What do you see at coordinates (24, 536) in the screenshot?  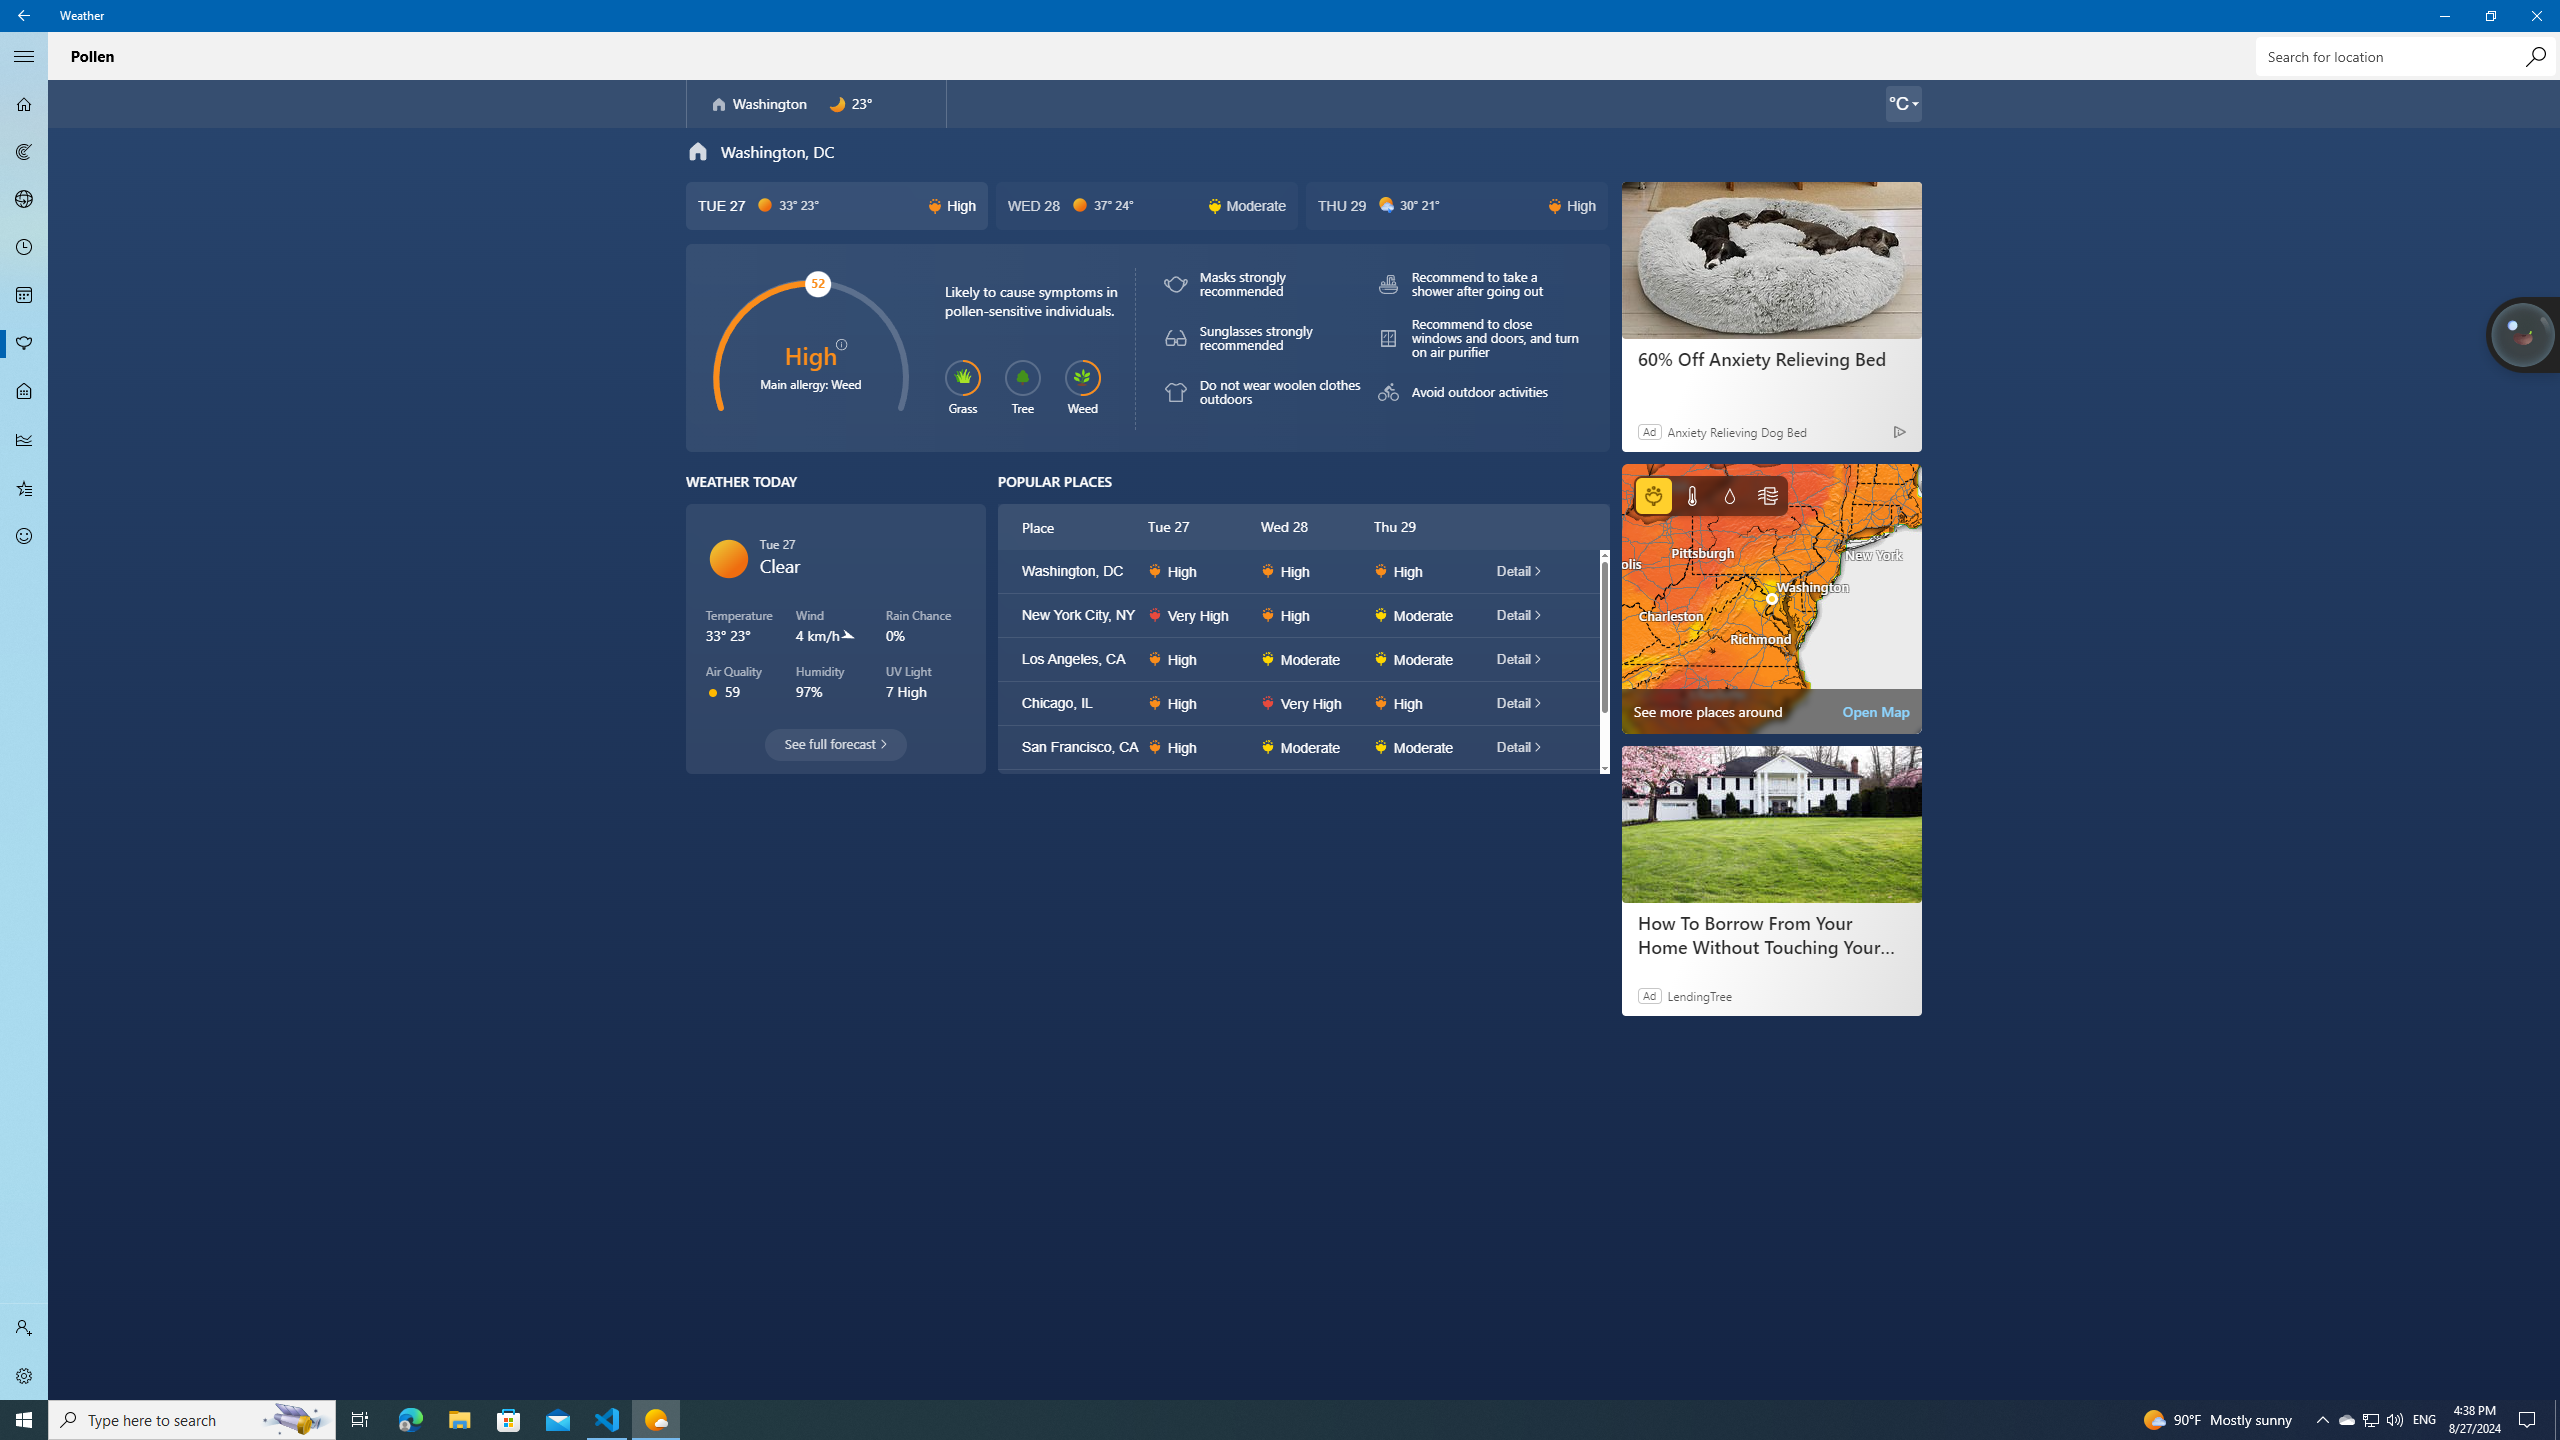 I see `'Send Feedback - Not Selected'` at bounding box center [24, 536].